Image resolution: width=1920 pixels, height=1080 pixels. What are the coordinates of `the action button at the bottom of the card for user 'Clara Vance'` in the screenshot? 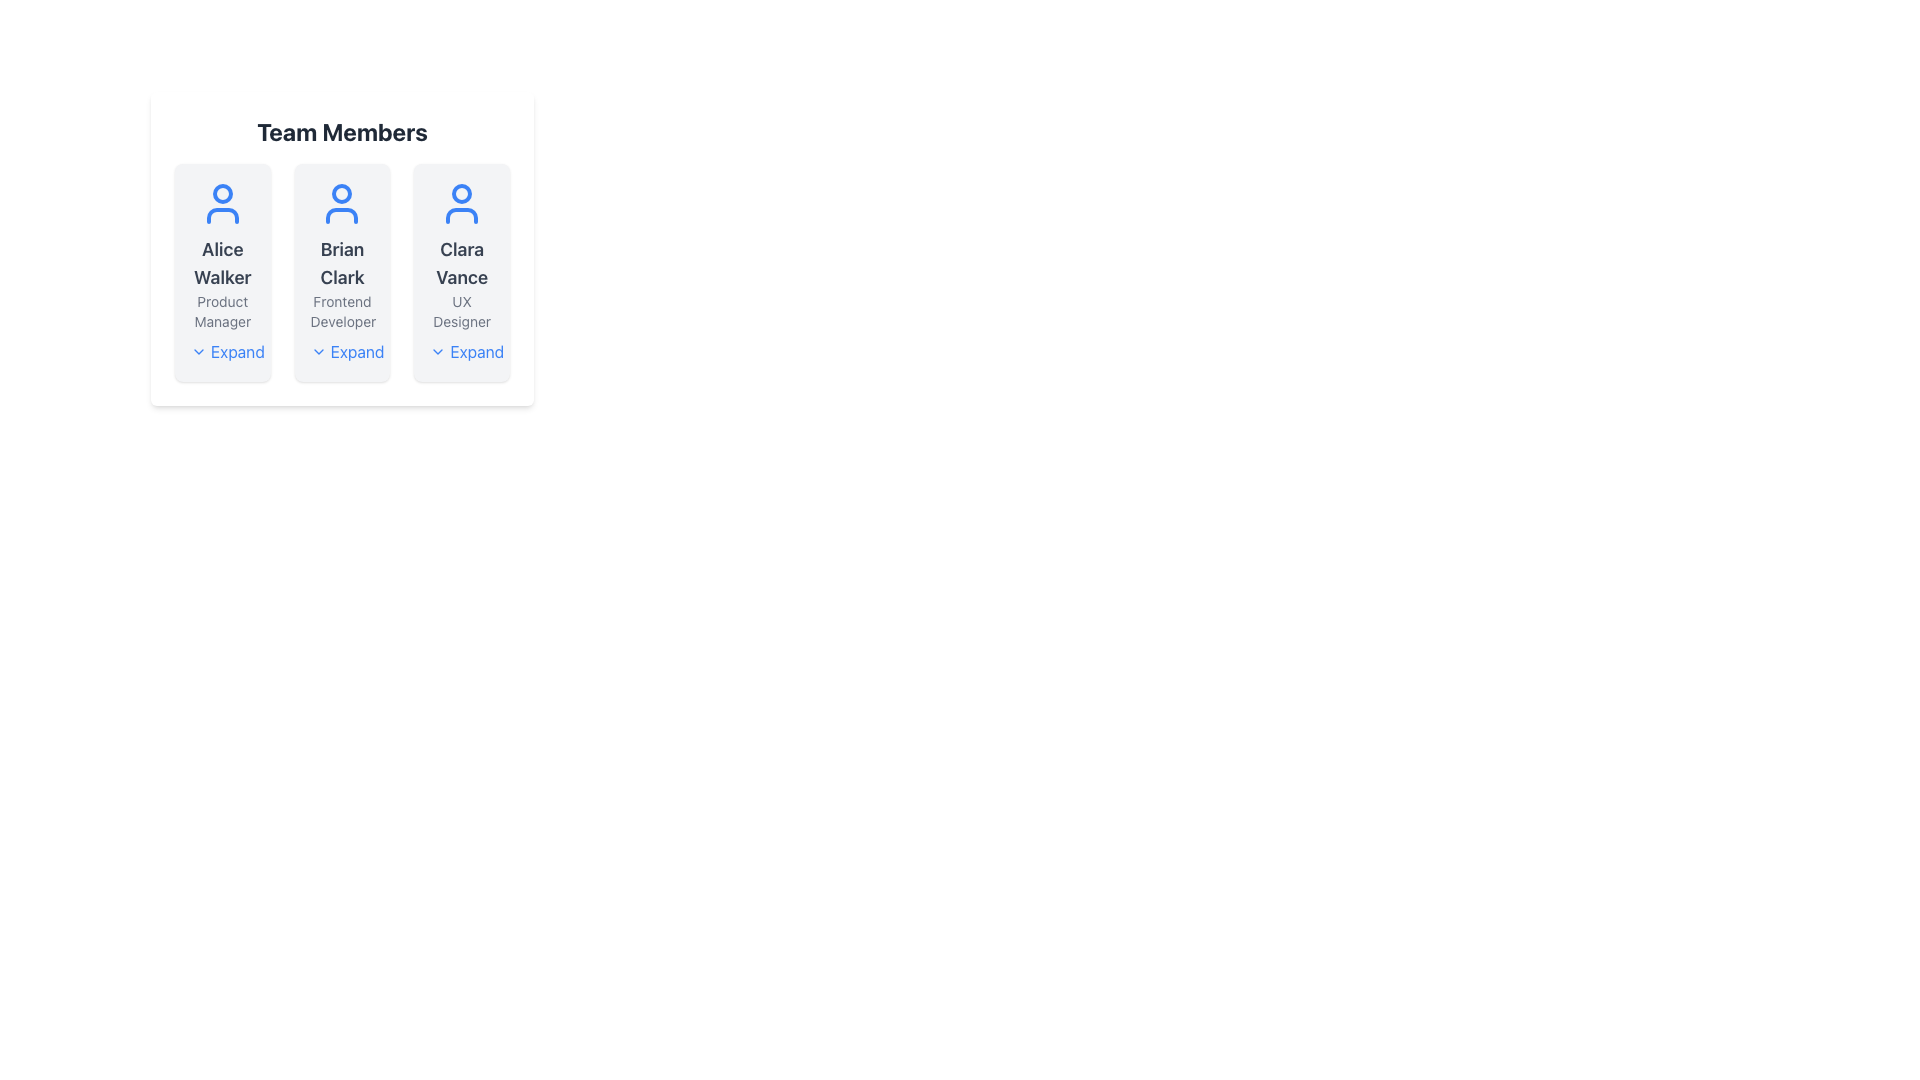 It's located at (466, 350).